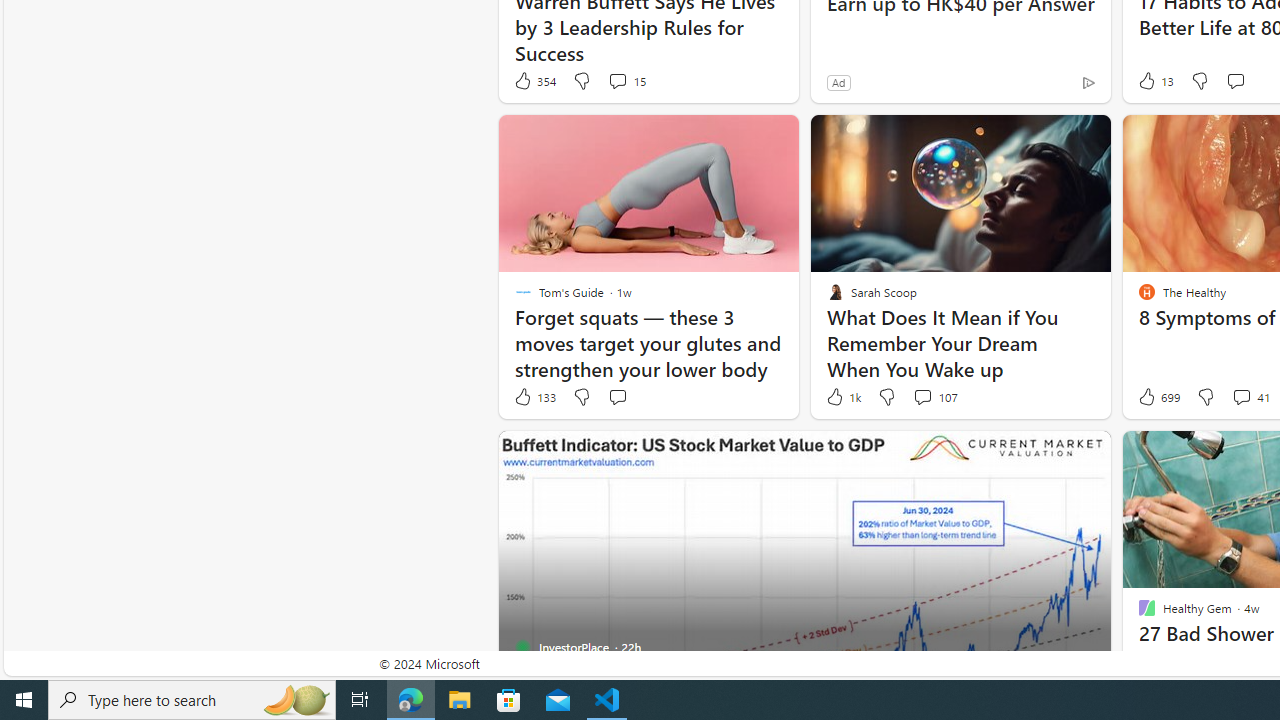  Describe the element at coordinates (1240, 397) in the screenshot. I see `'View comments 41 Comment'` at that location.